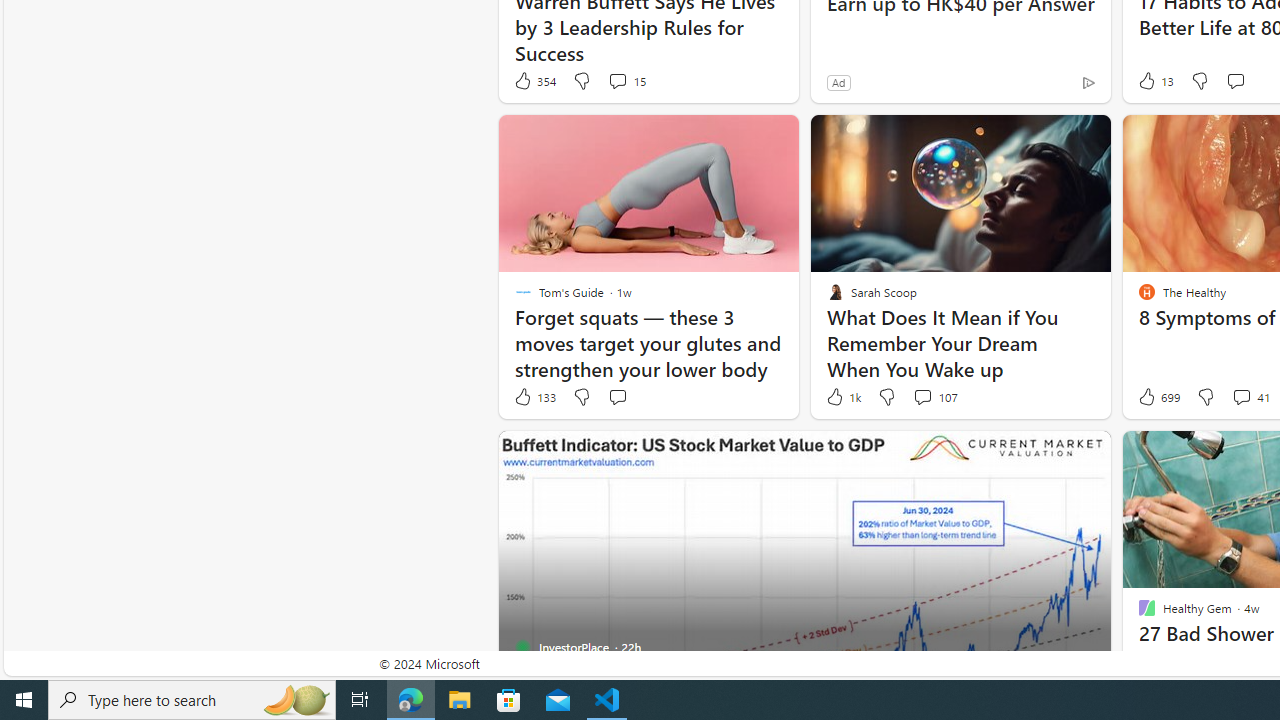  Describe the element at coordinates (1240, 397) in the screenshot. I see `'View comments 41 Comment'` at that location.